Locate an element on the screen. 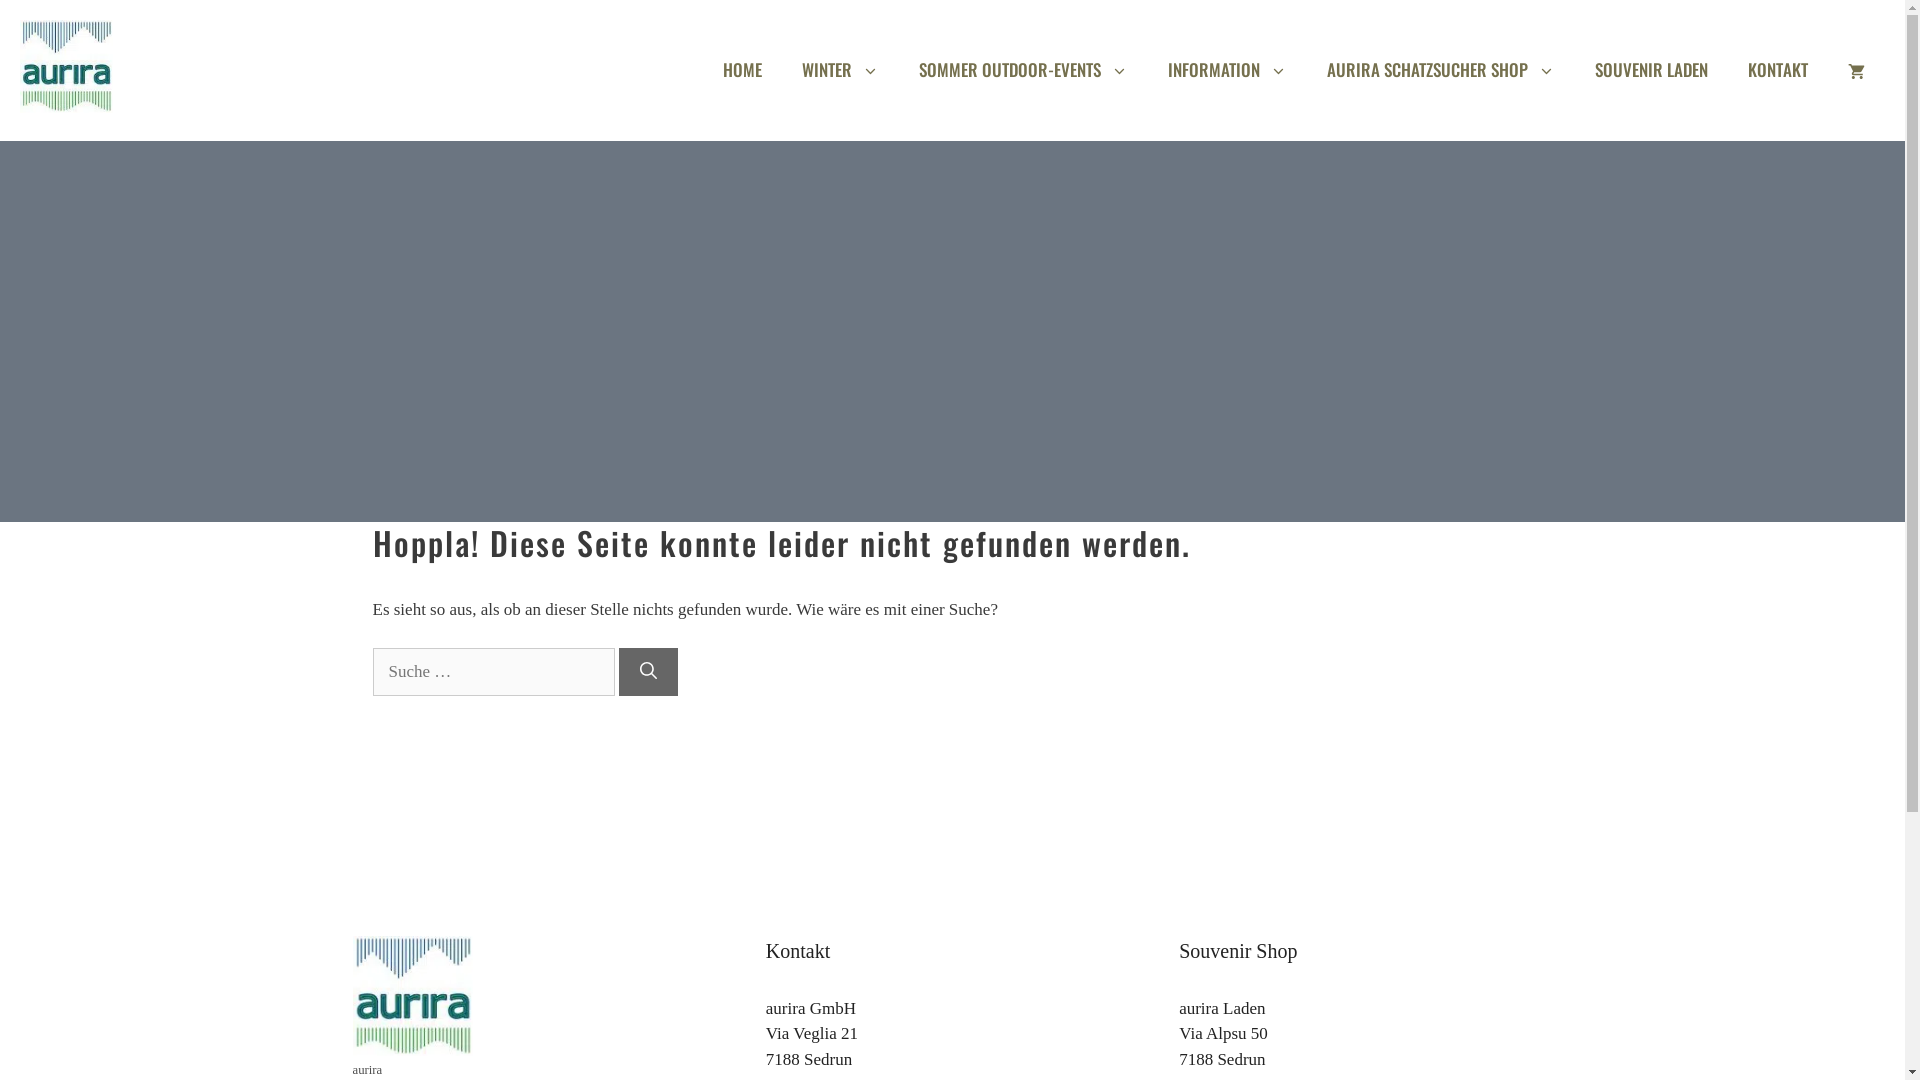  'SOMMER OUTDOOR-EVENTS' is located at coordinates (1023, 68).